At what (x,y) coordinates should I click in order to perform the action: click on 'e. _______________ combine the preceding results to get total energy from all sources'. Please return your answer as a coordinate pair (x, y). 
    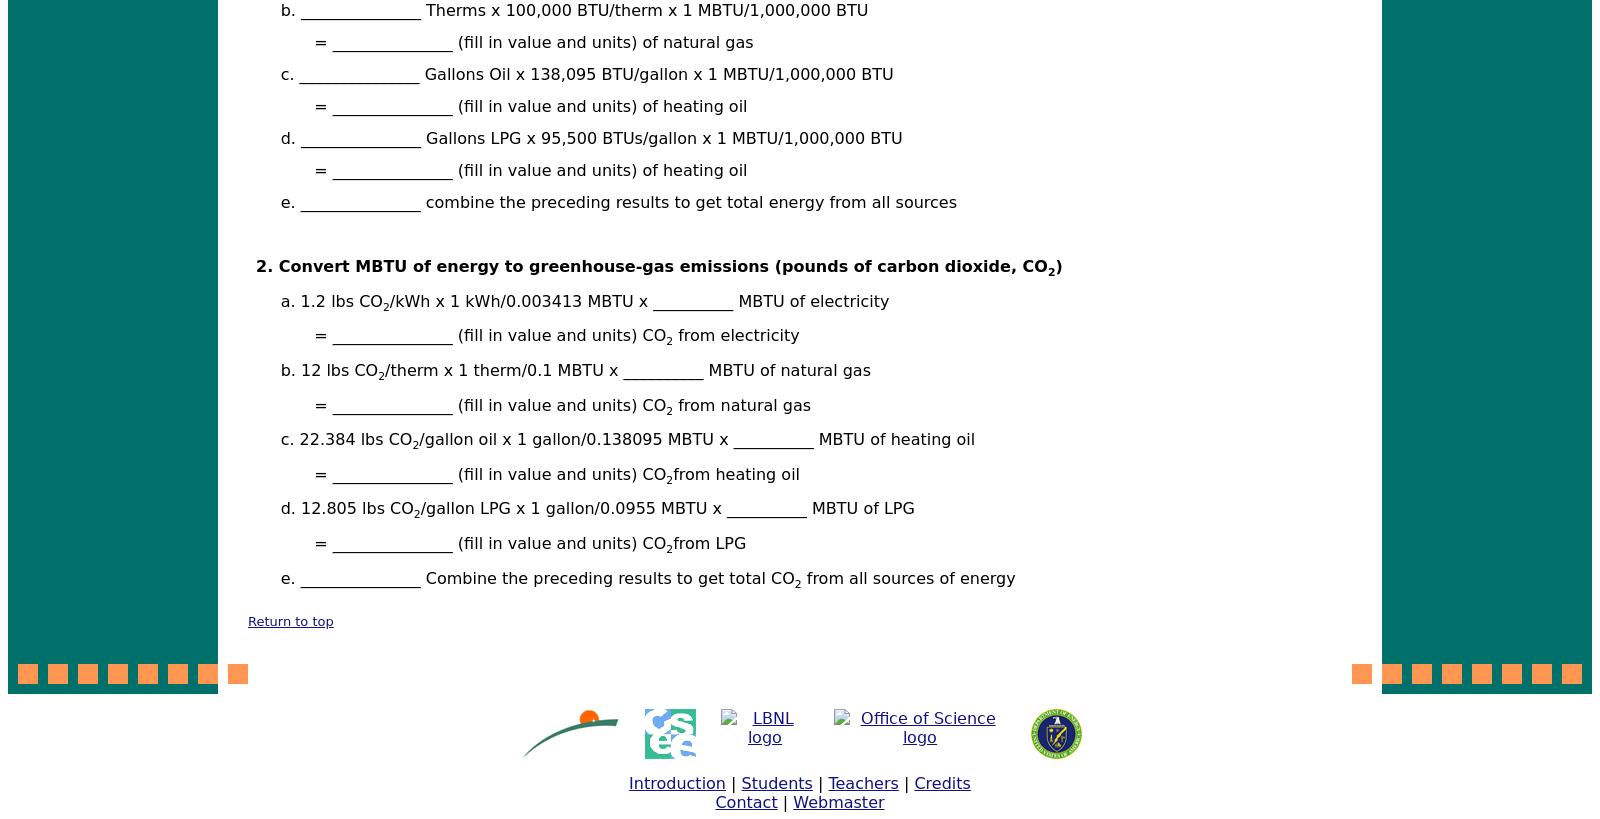
    Looking at the image, I should click on (618, 202).